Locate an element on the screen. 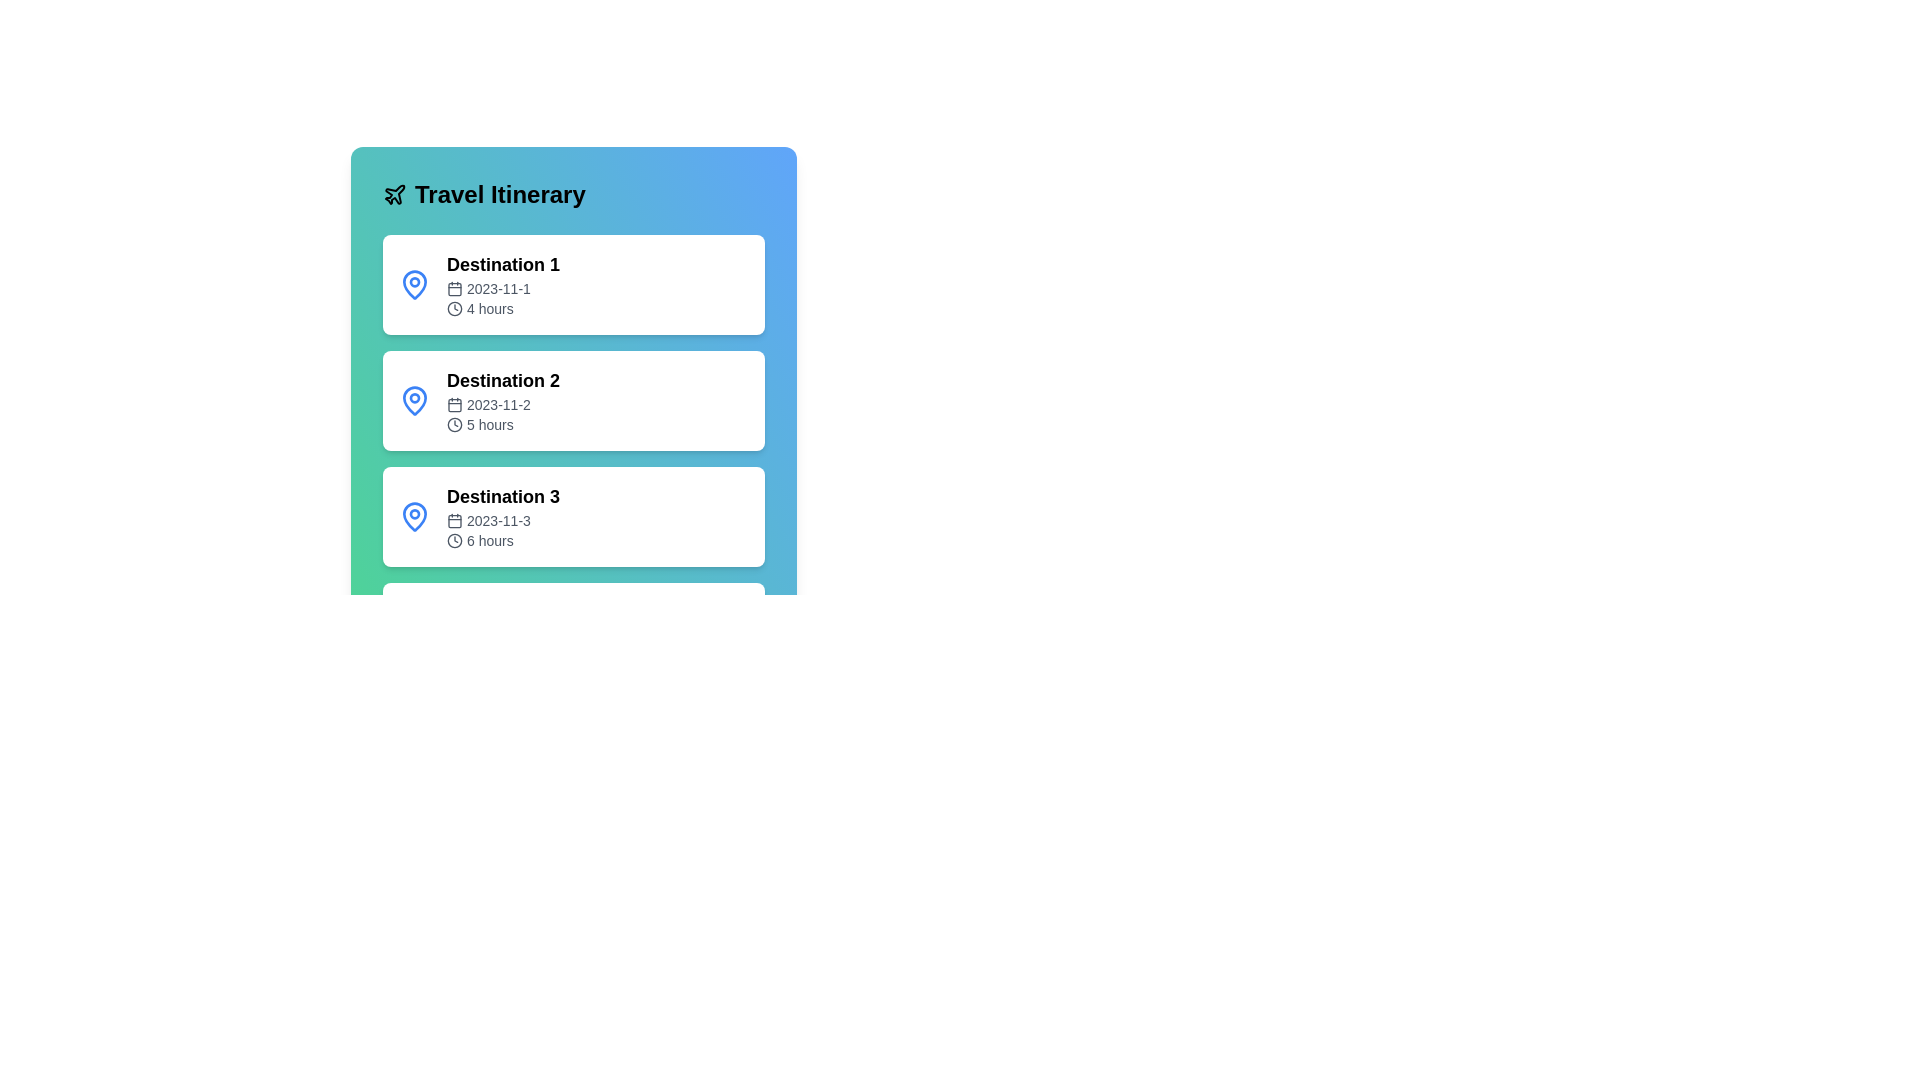 This screenshot has width=1920, height=1080. properties of the Text and icon pair displaying '5 hours' with a clock icon, located in the 'Destination 2' section beneath the date '2023-11-2' is located at coordinates (503, 423).